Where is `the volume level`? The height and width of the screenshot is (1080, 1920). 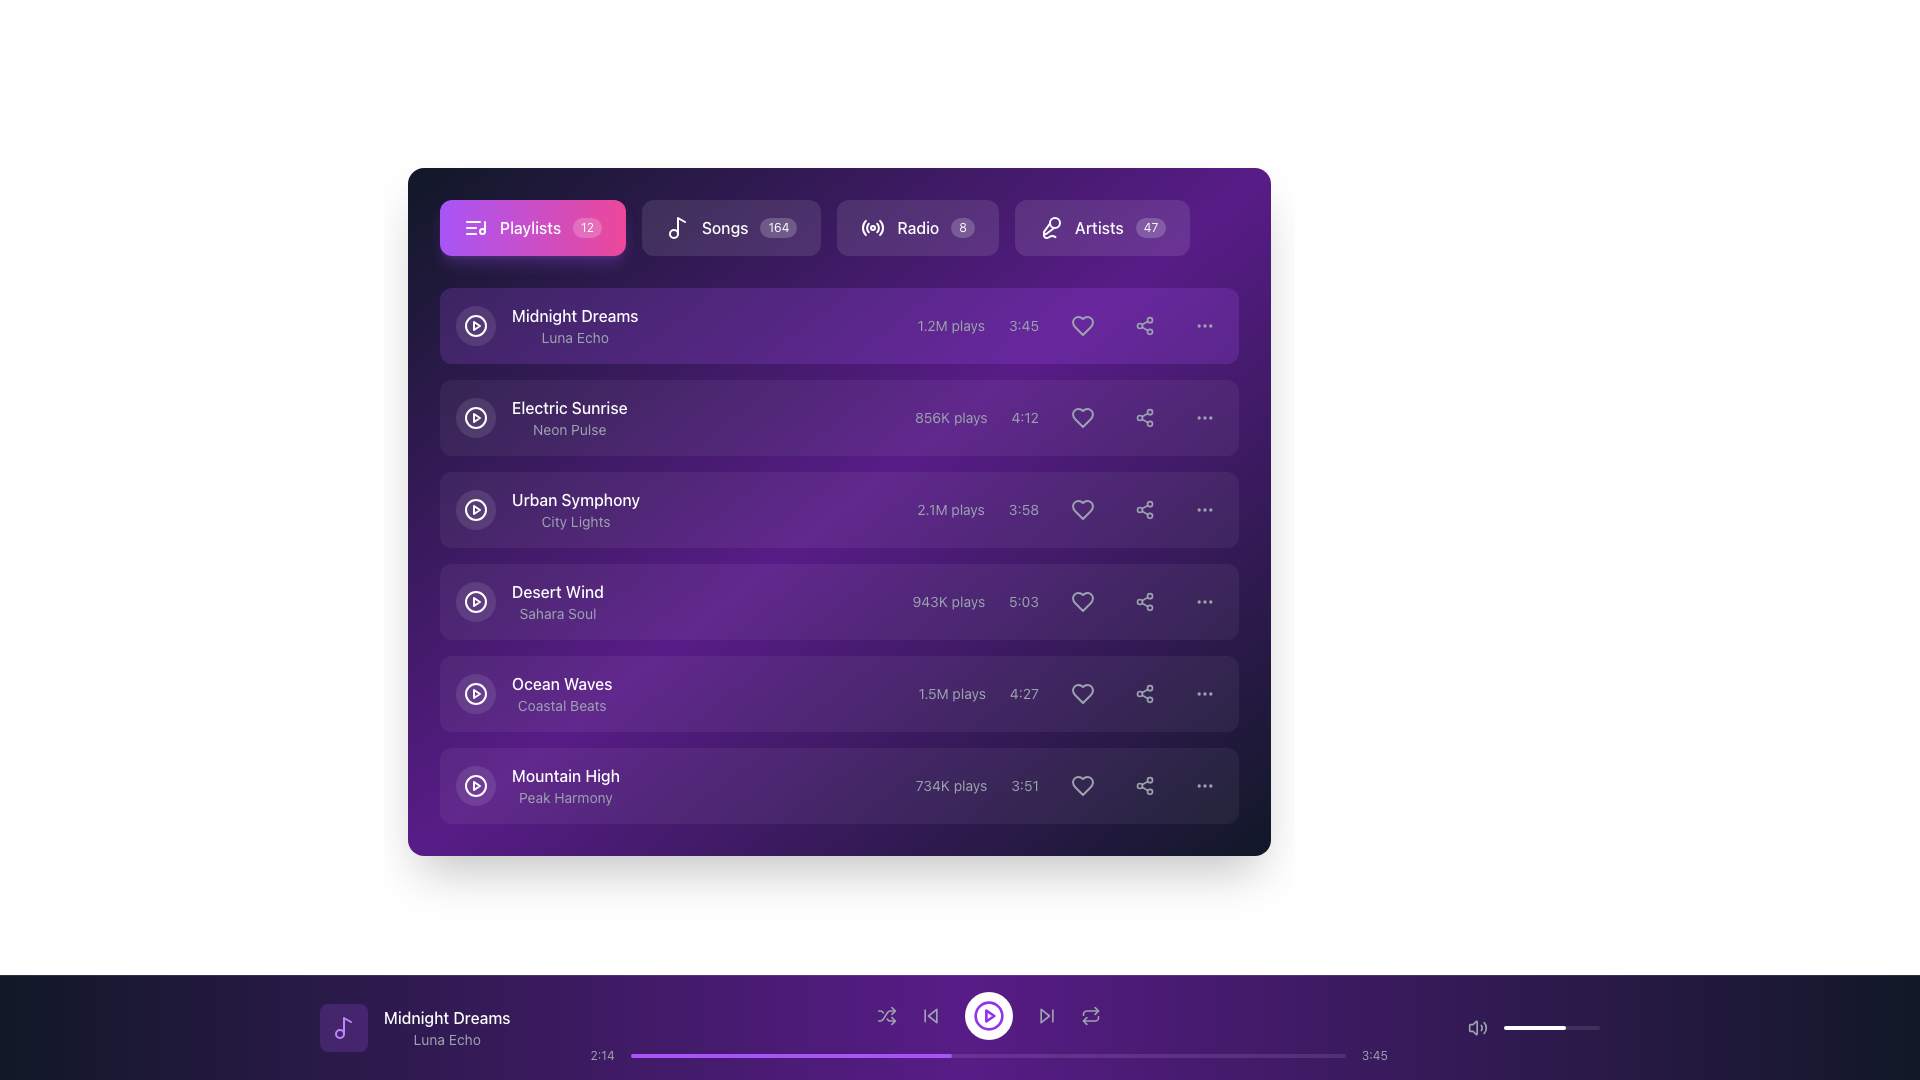 the volume level is located at coordinates (1533, 1028).